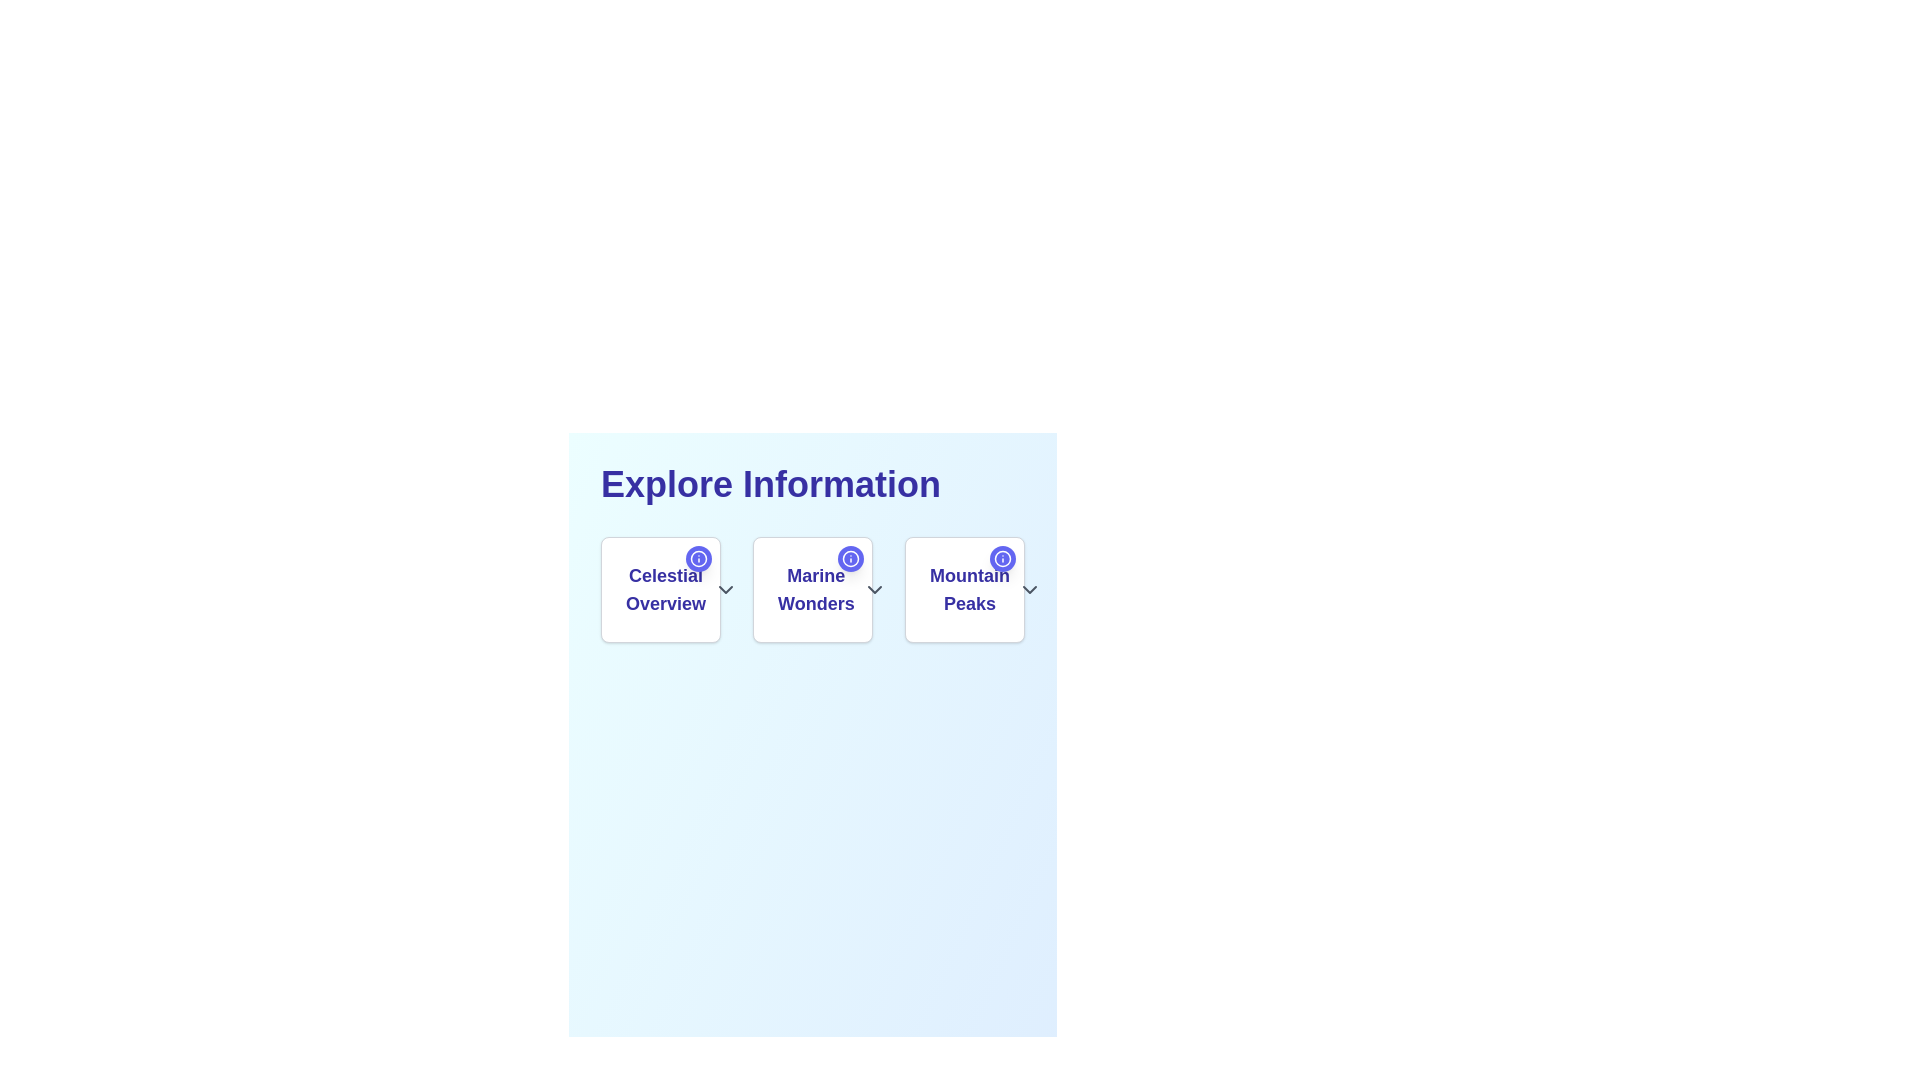  I want to click on the 'Marine Wonders' text label, so click(816, 589).